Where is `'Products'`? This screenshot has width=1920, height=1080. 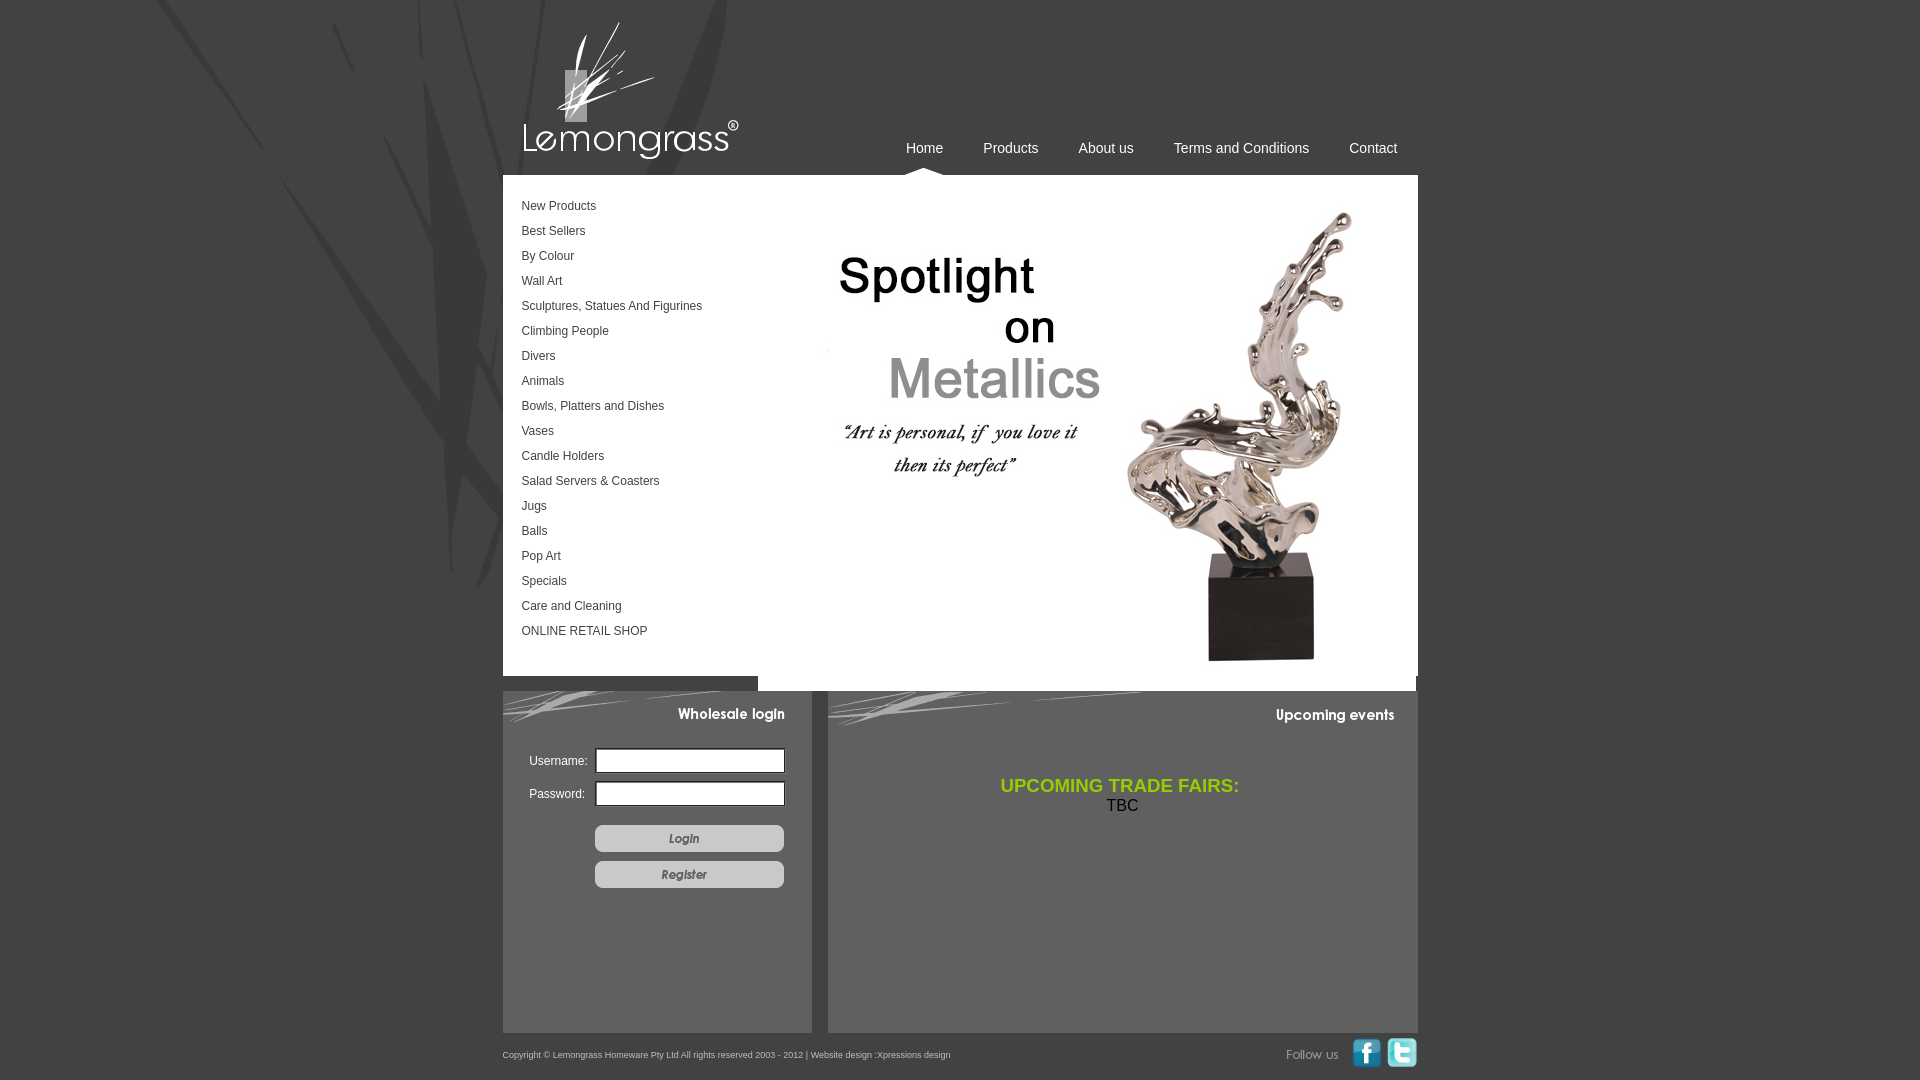
'Products' is located at coordinates (1010, 156).